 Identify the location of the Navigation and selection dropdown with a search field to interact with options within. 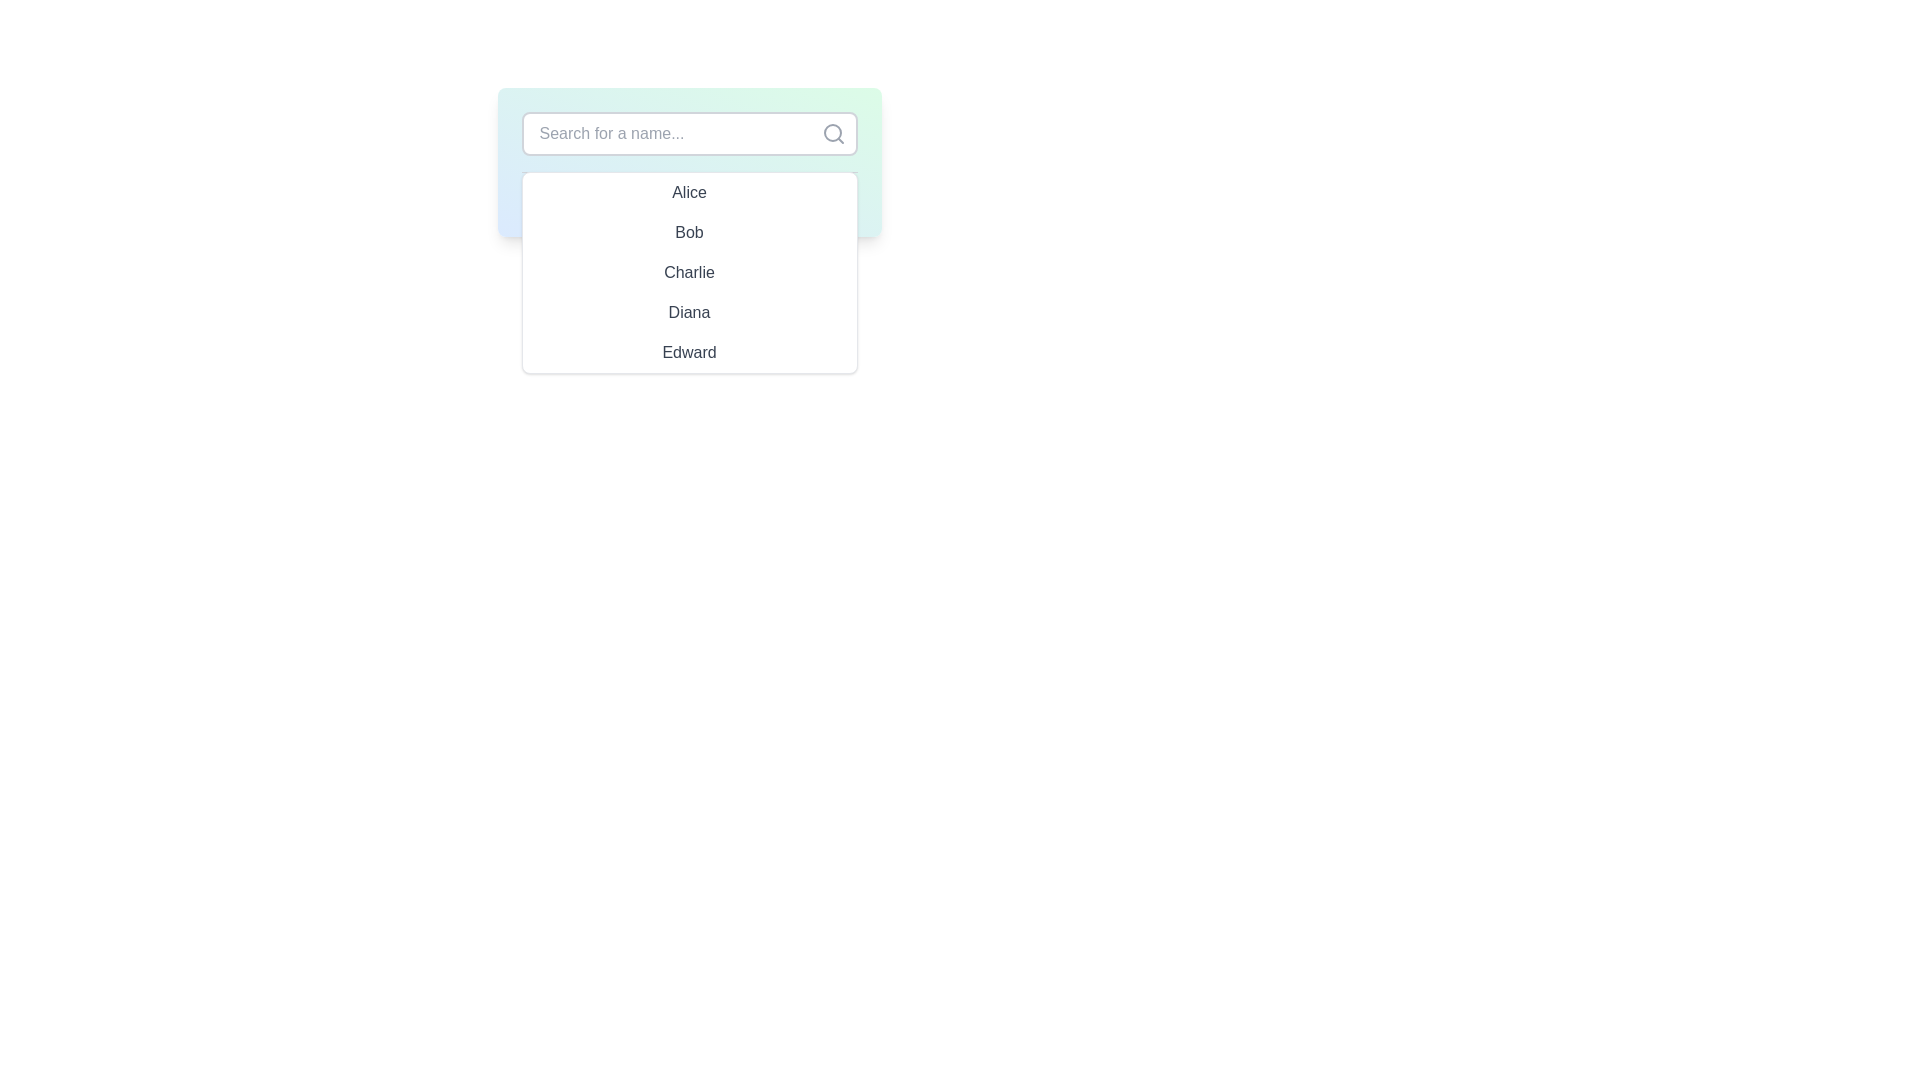
(689, 161).